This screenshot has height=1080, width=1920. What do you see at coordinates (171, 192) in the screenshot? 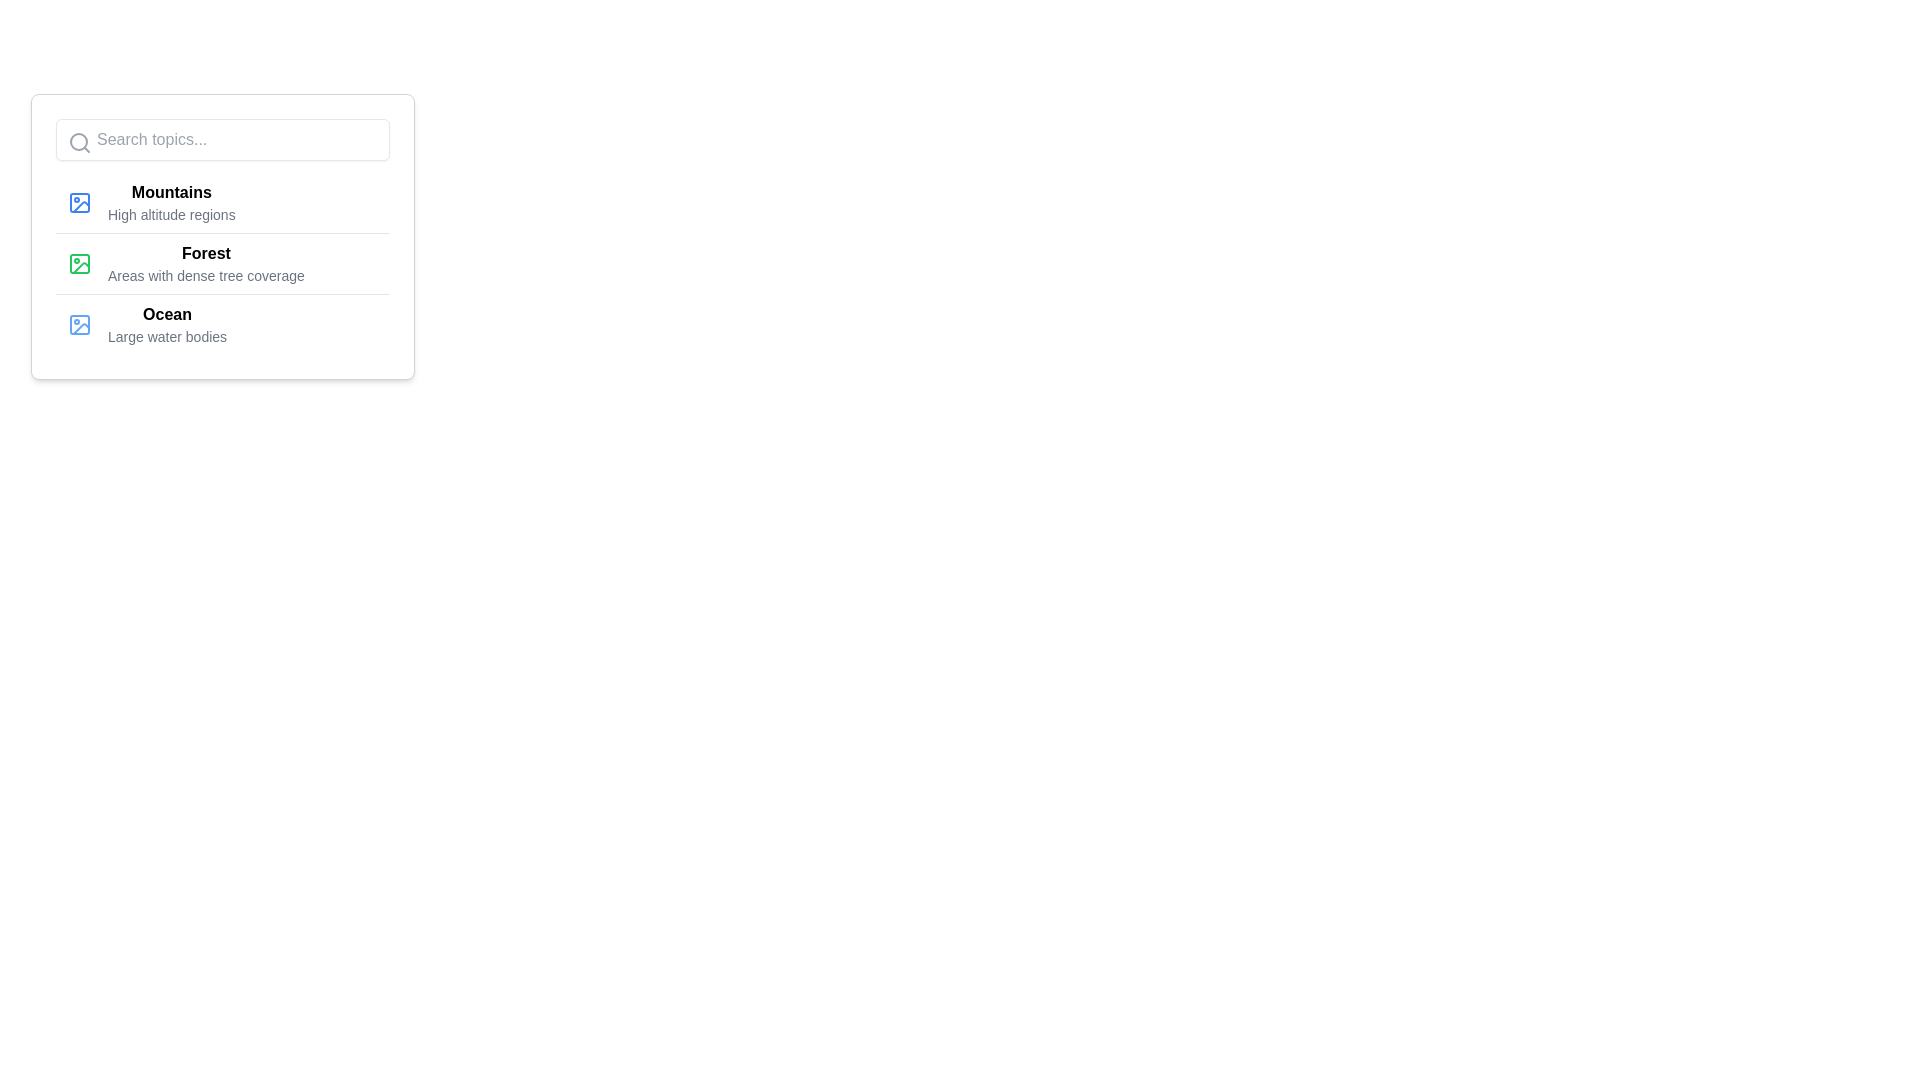
I see `text label 'Mountains' which serves as a title for a category in the selection menu, located at the top-left corner of the selection list` at bounding box center [171, 192].